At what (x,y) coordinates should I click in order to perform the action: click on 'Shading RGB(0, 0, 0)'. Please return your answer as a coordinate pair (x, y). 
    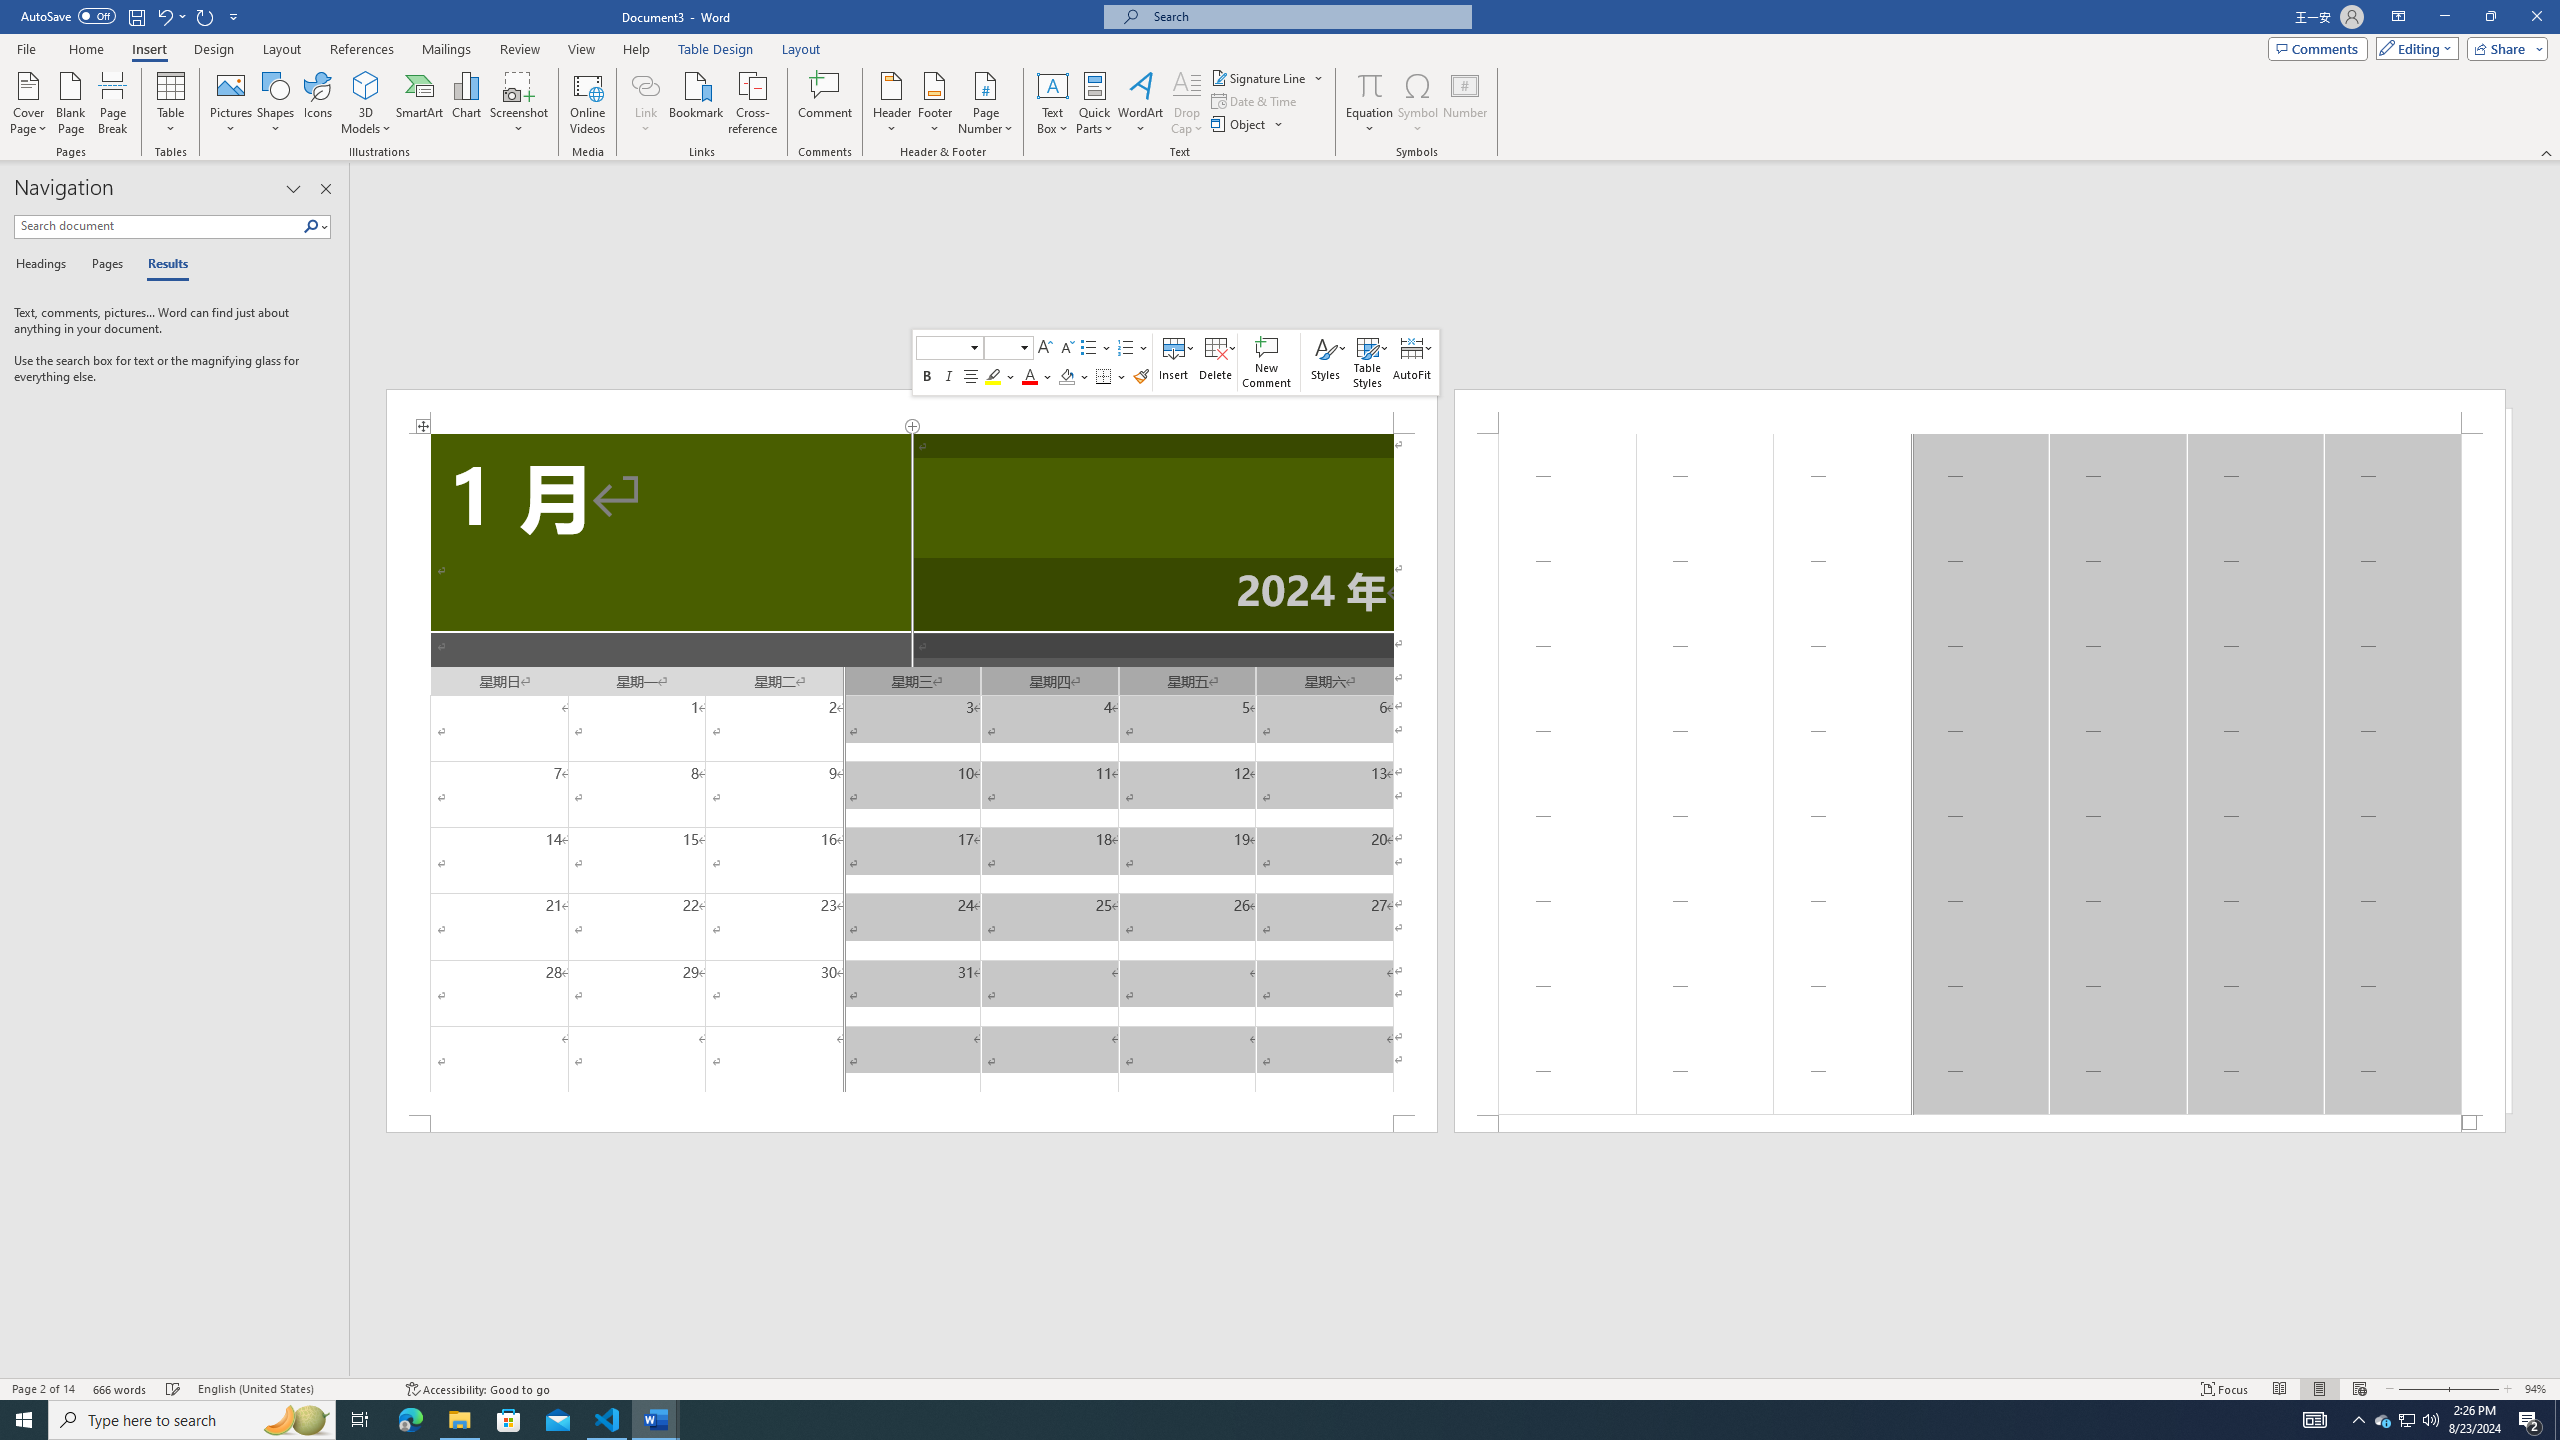
    Looking at the image, I should click on (1065, 375).